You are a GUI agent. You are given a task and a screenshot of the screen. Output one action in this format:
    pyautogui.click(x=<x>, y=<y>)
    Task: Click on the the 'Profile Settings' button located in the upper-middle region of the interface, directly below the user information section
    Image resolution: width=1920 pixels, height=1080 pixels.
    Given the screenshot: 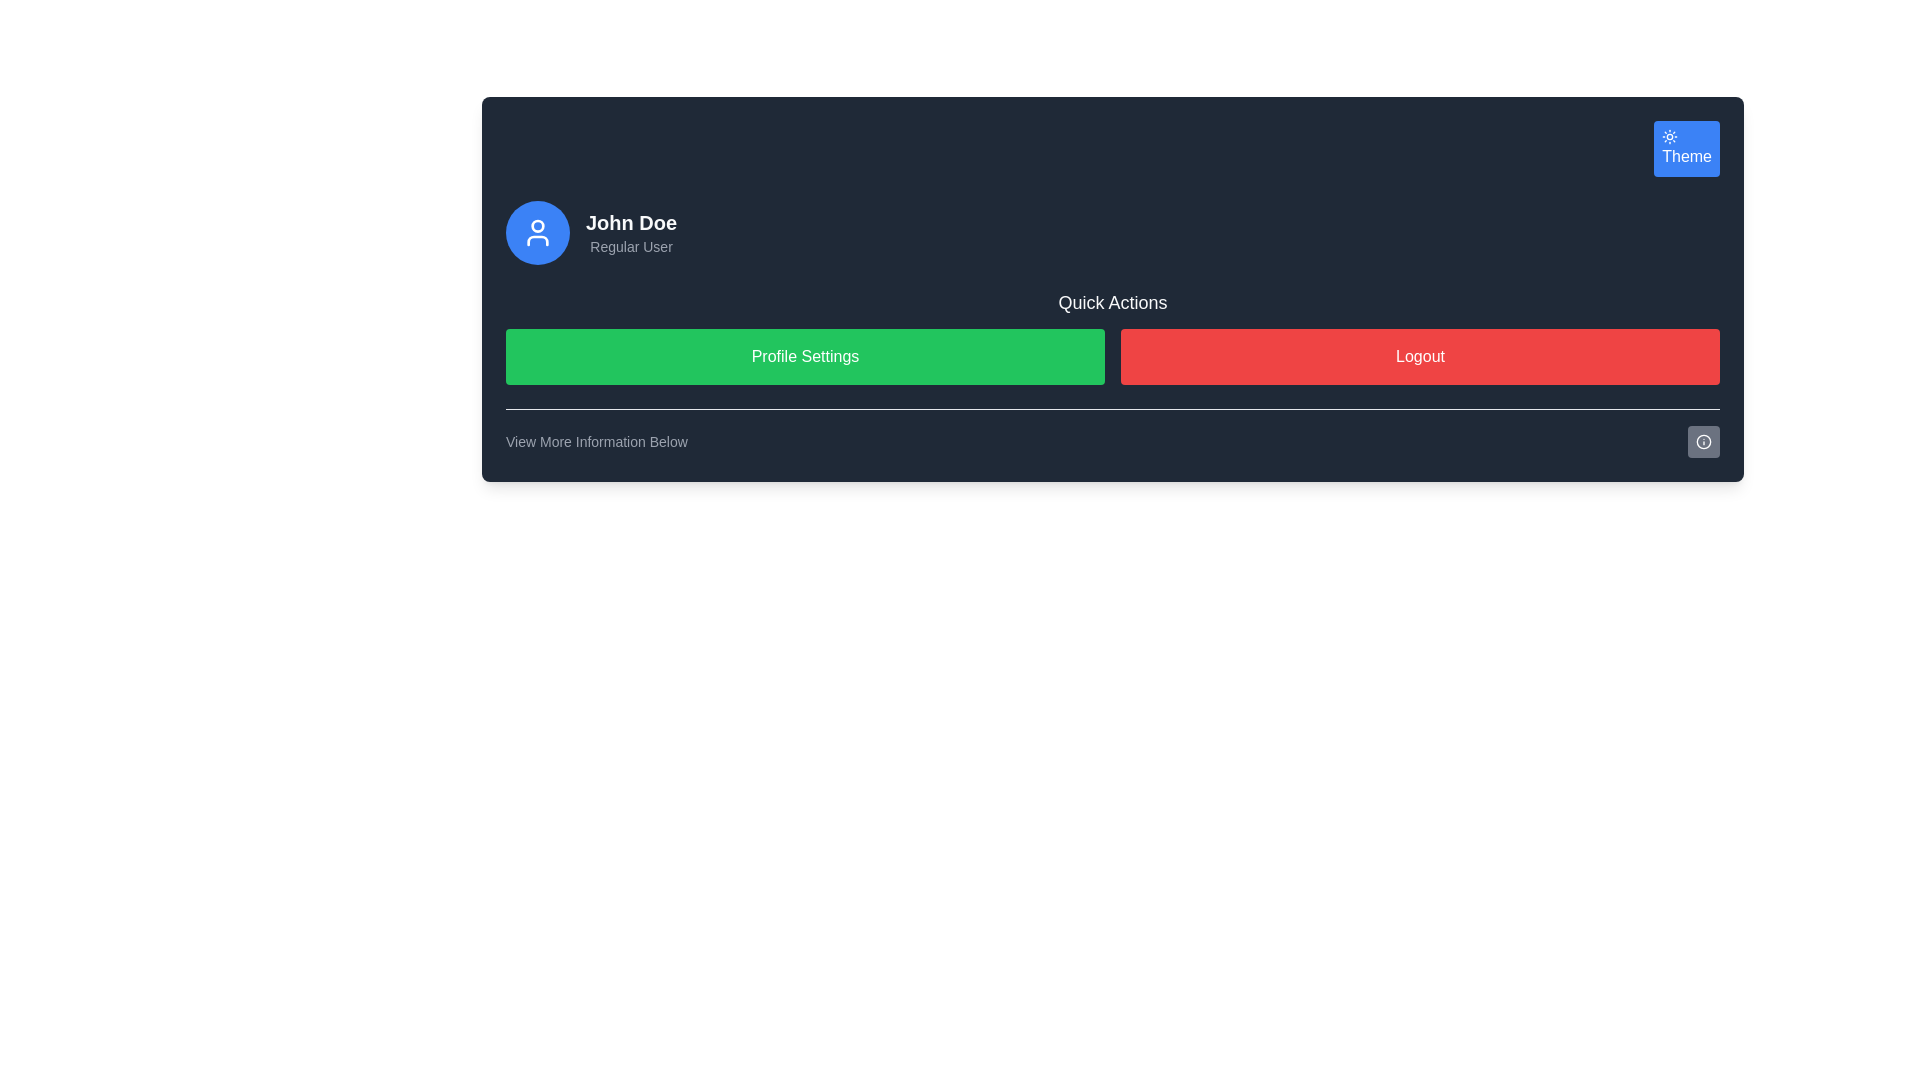 What is the action you would take?
    pyautogui.click(x=805, y=356)
    